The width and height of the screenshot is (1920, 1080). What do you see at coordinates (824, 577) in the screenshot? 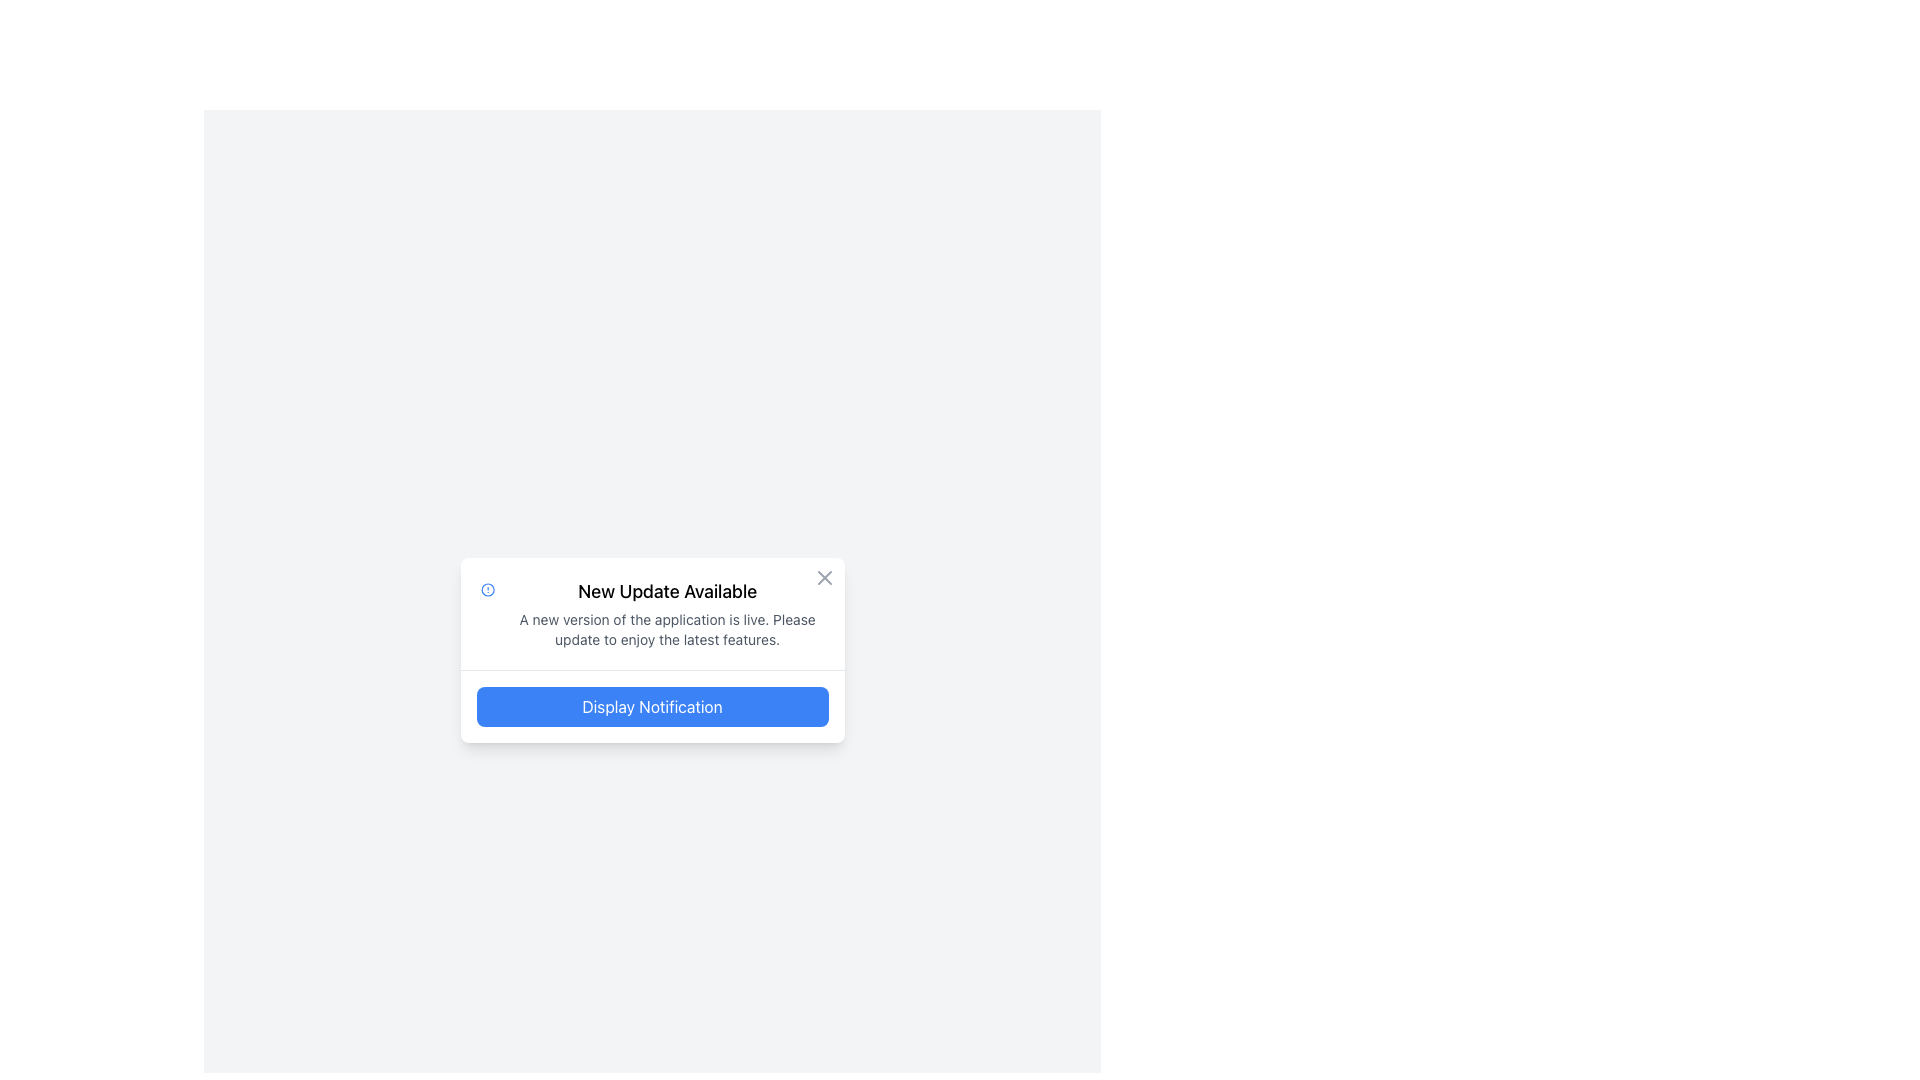
I see `the 'X' button in the top-right corner of the 'New Update Available' notification box to change its appearance` at bounding box center [824, 577].